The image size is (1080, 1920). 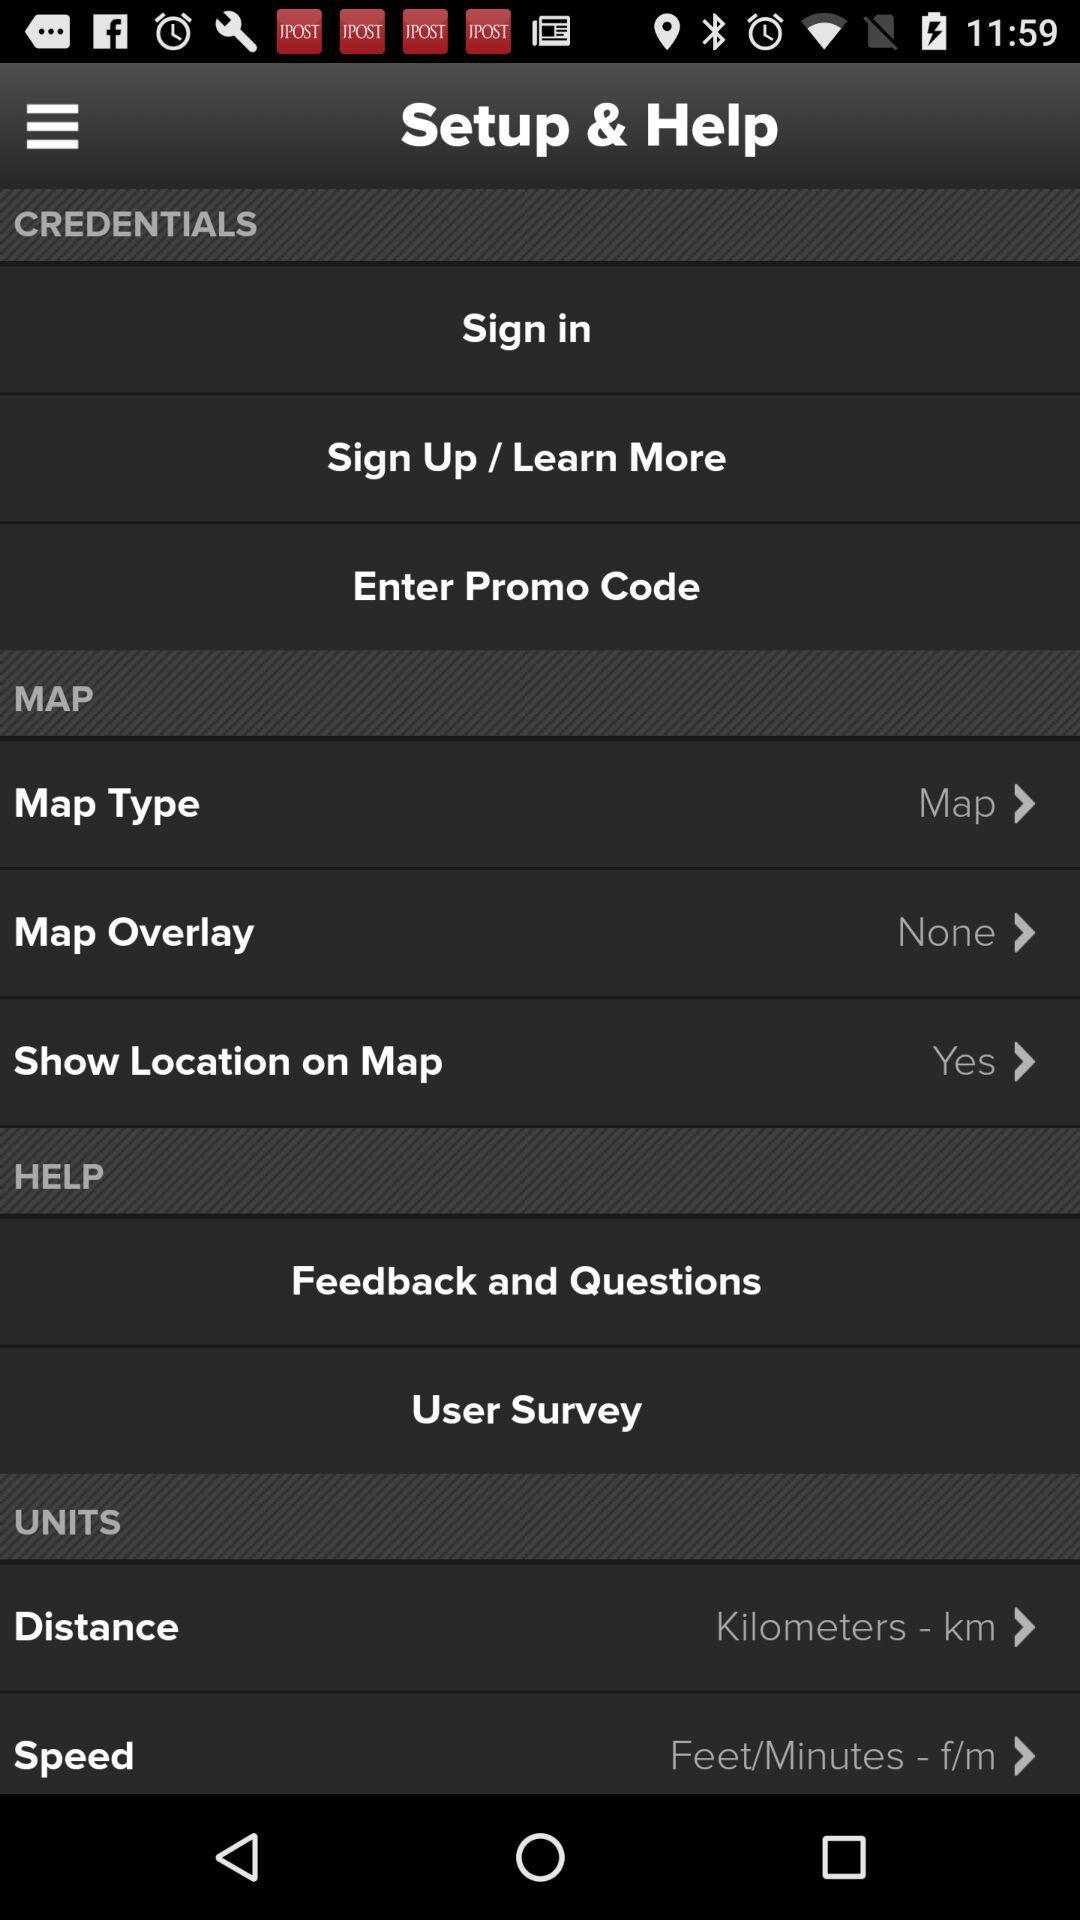 What do you see at coordinates (540, 1281) in the screenshot?
I see `feedback and questions item` at bounding box center [540, 1281].